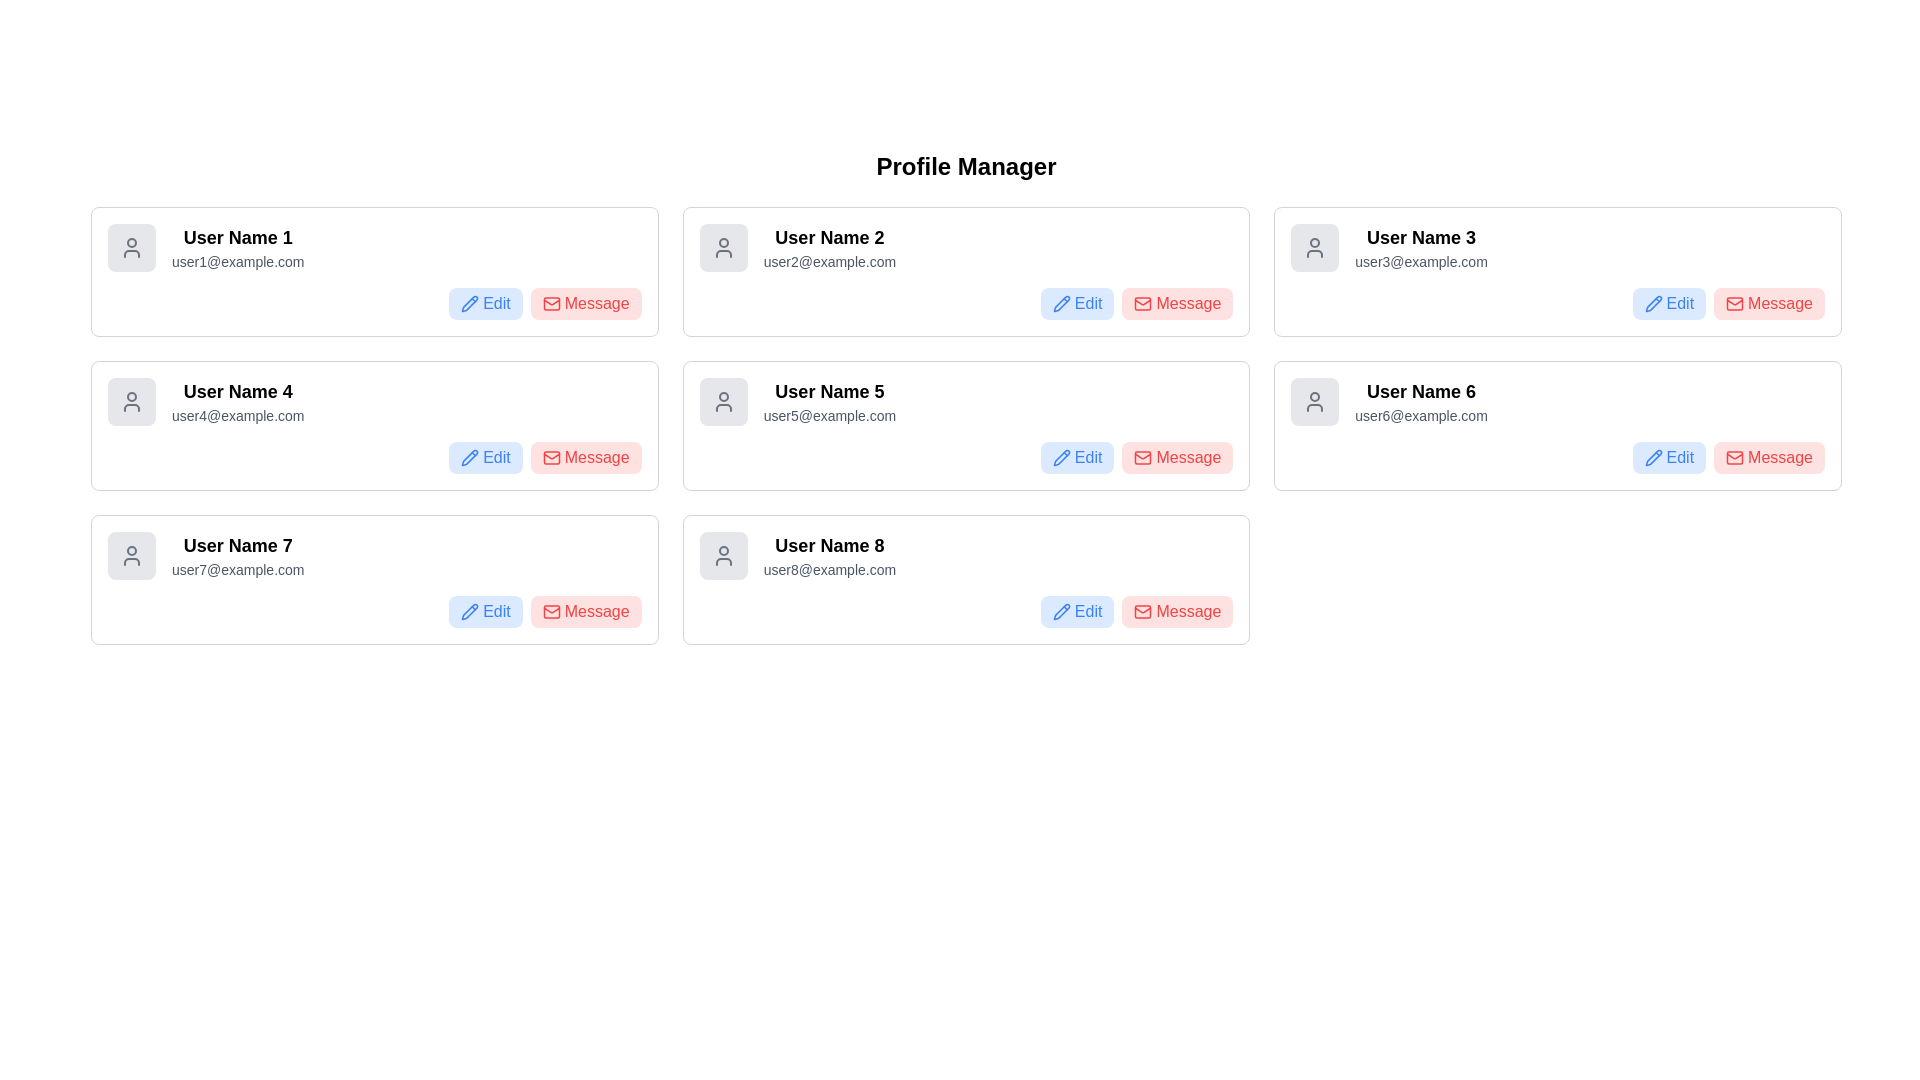  What do you see at coordinates (551, 304) in the screenshot?
I see `the graphic representation of the mail icon, which is a rectangular component with rounded corners styled to look like an envelope, located as the second slot of the second row within the broader 'Message' action button` at bounding box center [551, 304].